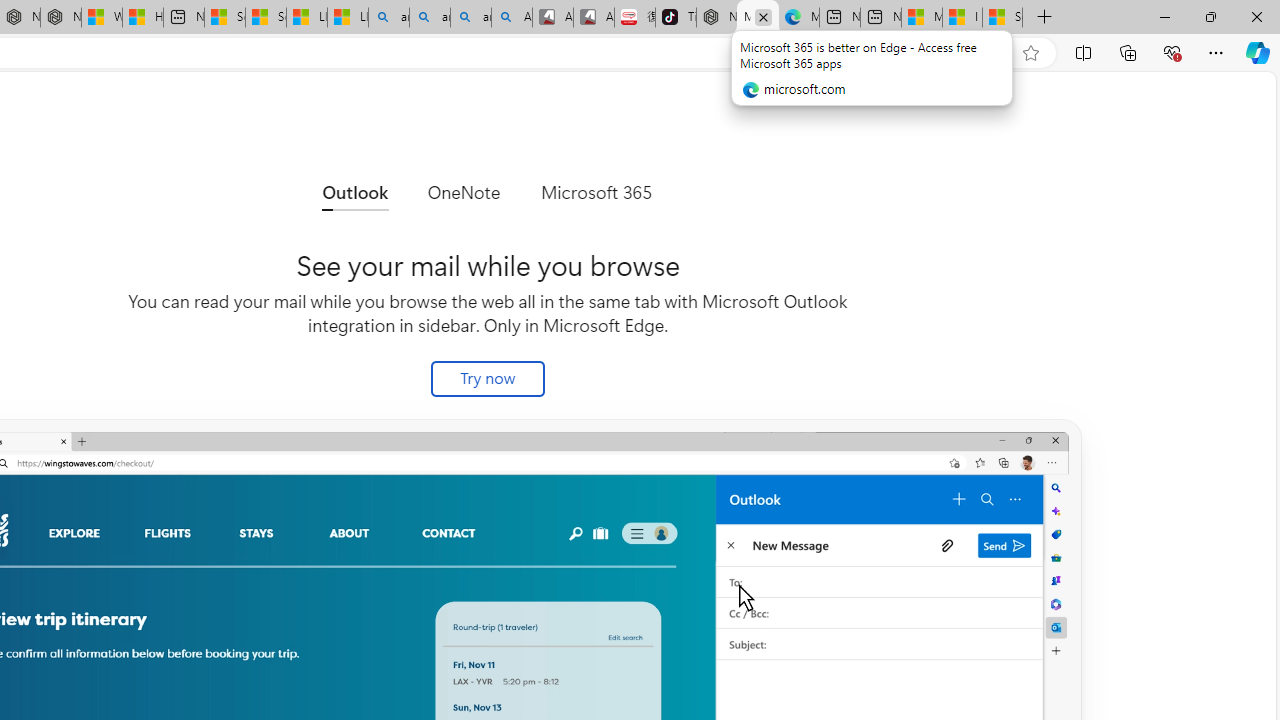  I want to click on 'Nordace - Best Sellers', so click(717, 17).